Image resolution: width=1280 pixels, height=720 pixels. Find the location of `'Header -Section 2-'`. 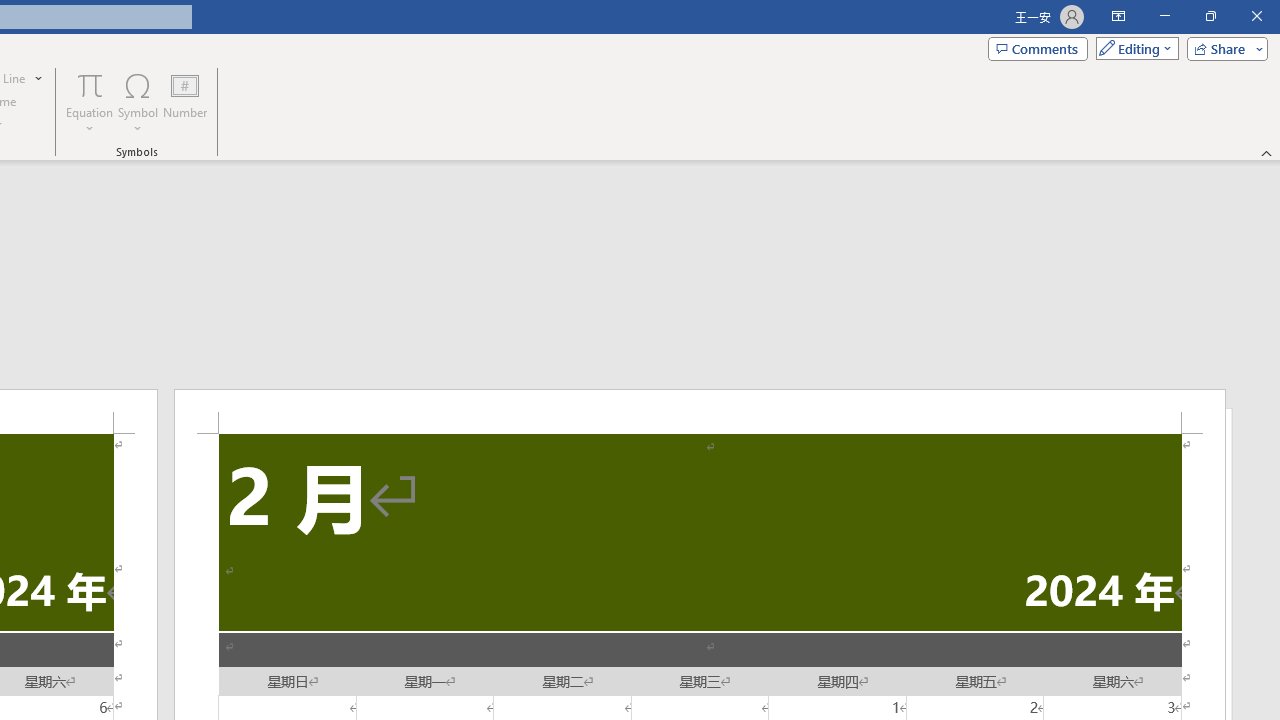

'Header -Section 2-' is located at coordinates (700, 410).